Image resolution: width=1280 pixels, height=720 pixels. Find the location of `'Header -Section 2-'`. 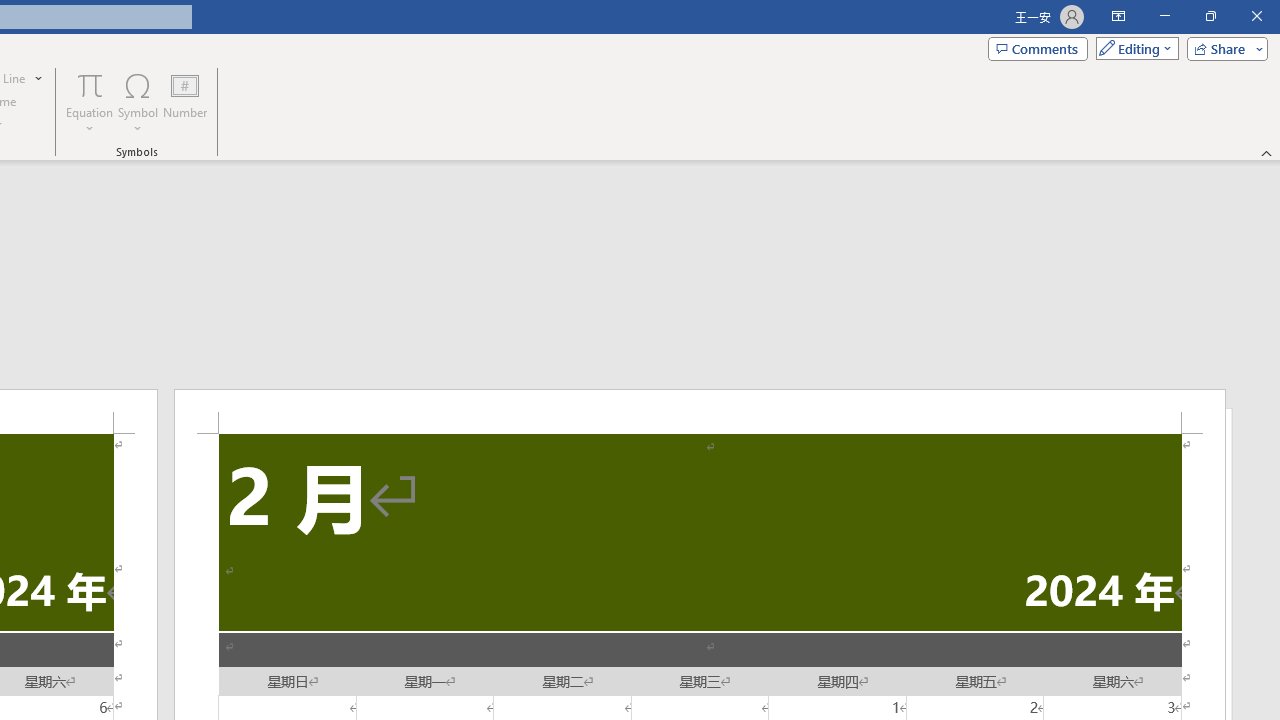

'Header -Section 2-' is located at coordinates (700, 410).